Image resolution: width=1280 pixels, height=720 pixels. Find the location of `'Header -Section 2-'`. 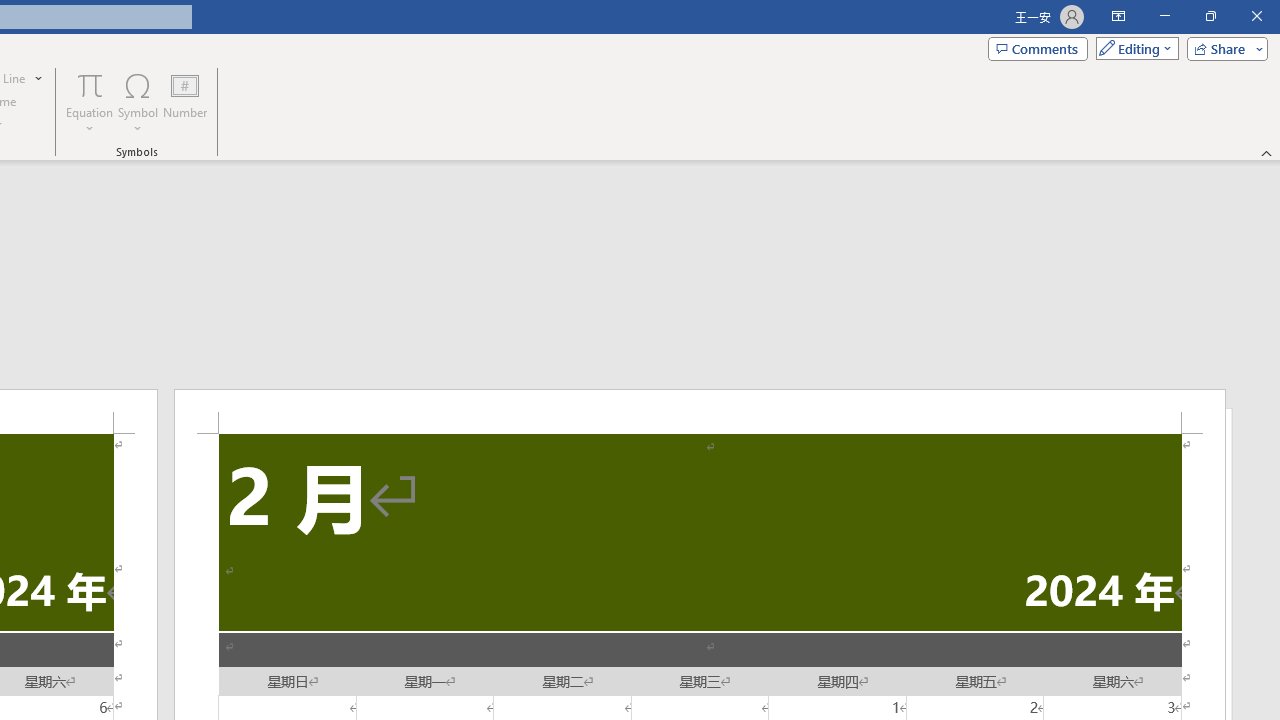

'Header -Section 2-' is located at coordinates (700, 410).